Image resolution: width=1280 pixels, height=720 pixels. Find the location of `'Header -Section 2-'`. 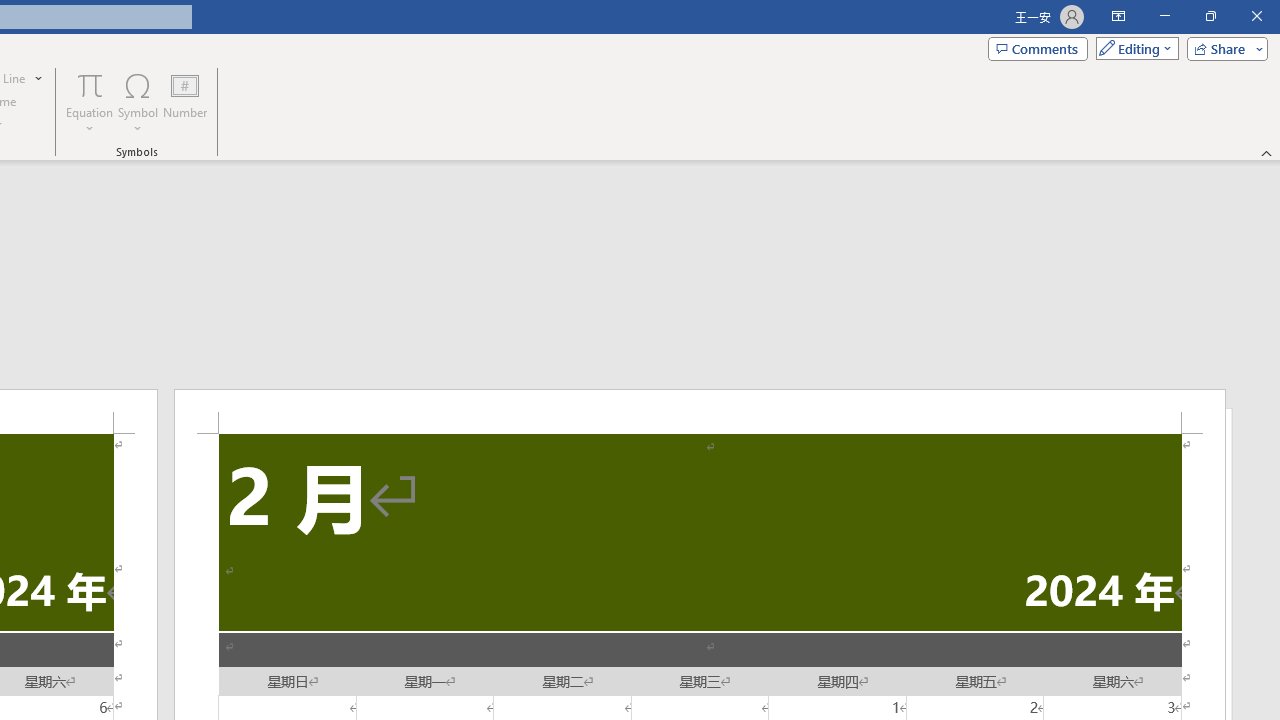

'Header -Section 2-' is located at coordinates (700, 410).